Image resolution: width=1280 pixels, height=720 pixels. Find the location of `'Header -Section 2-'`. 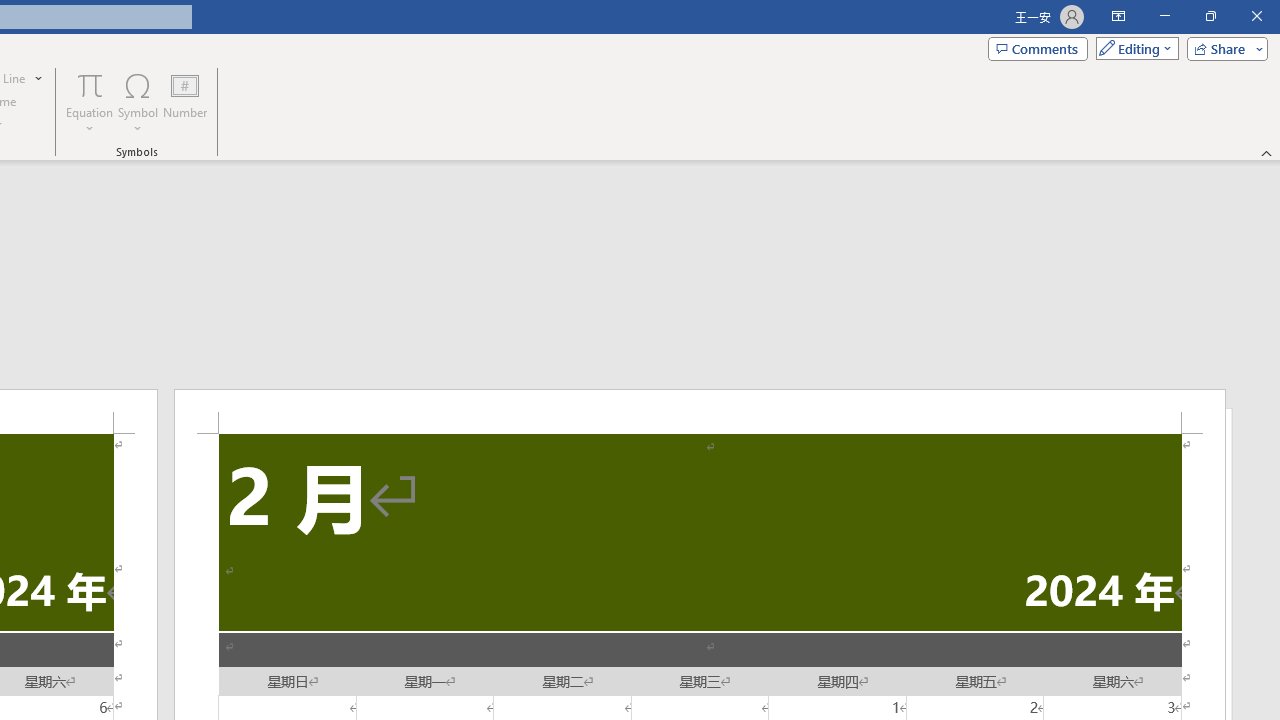

'Header -Section 2-' is located at coordinates (700, 410).